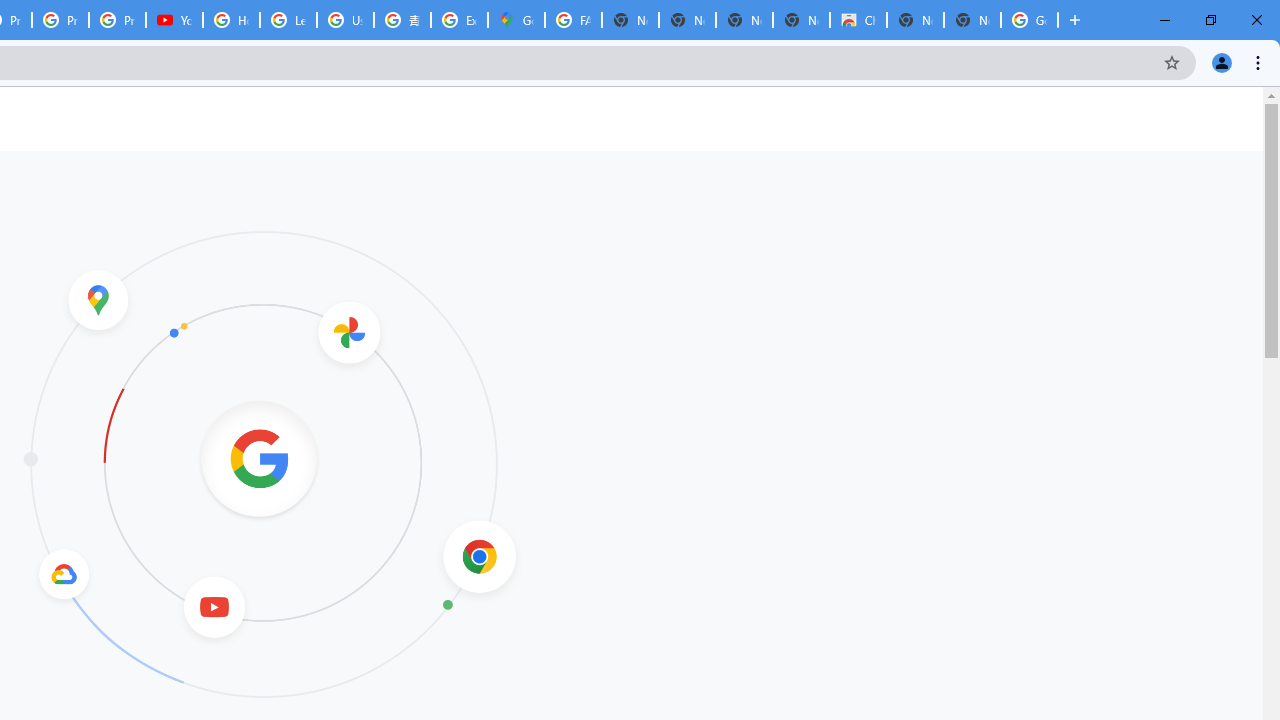  What do you see at coordinates (516, 20) in the screenshot?
I see `'Google Maps'` at bounding box center [516, 20].